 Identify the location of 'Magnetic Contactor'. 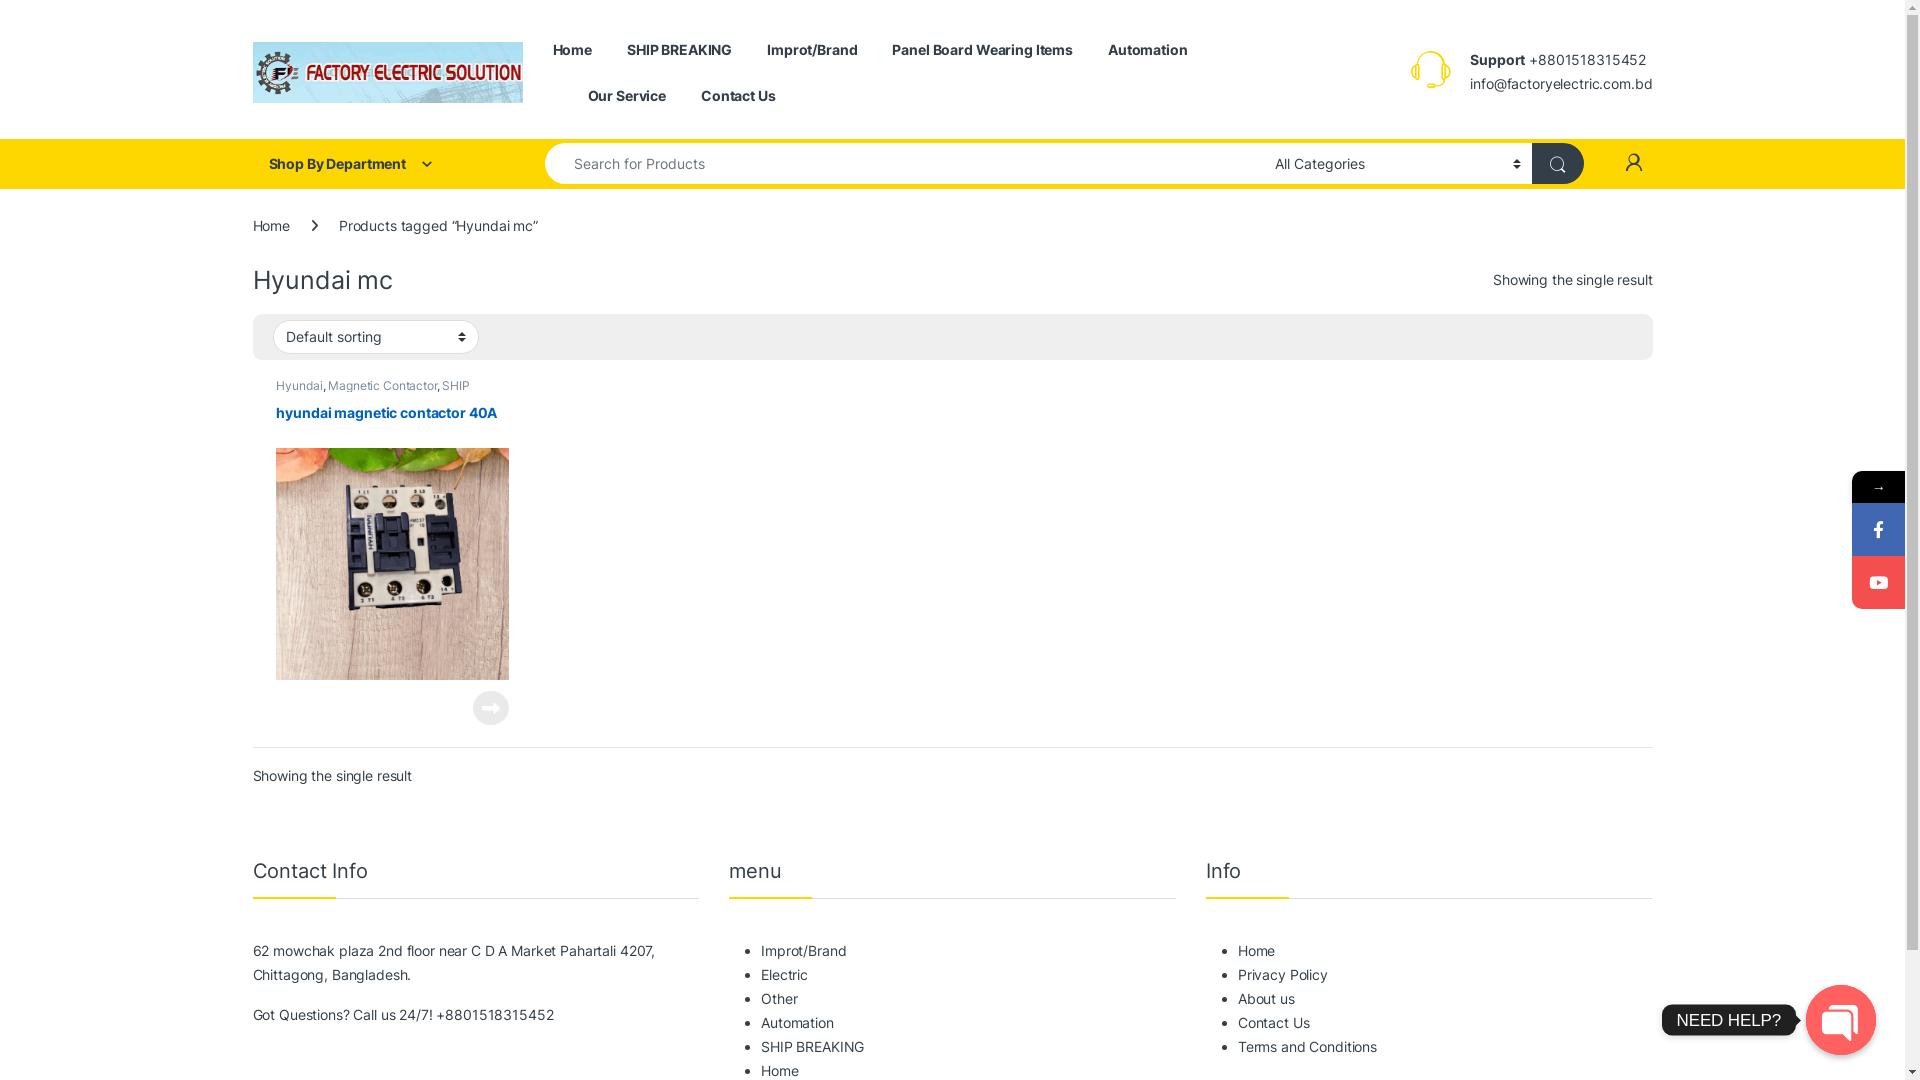
(382, 385).